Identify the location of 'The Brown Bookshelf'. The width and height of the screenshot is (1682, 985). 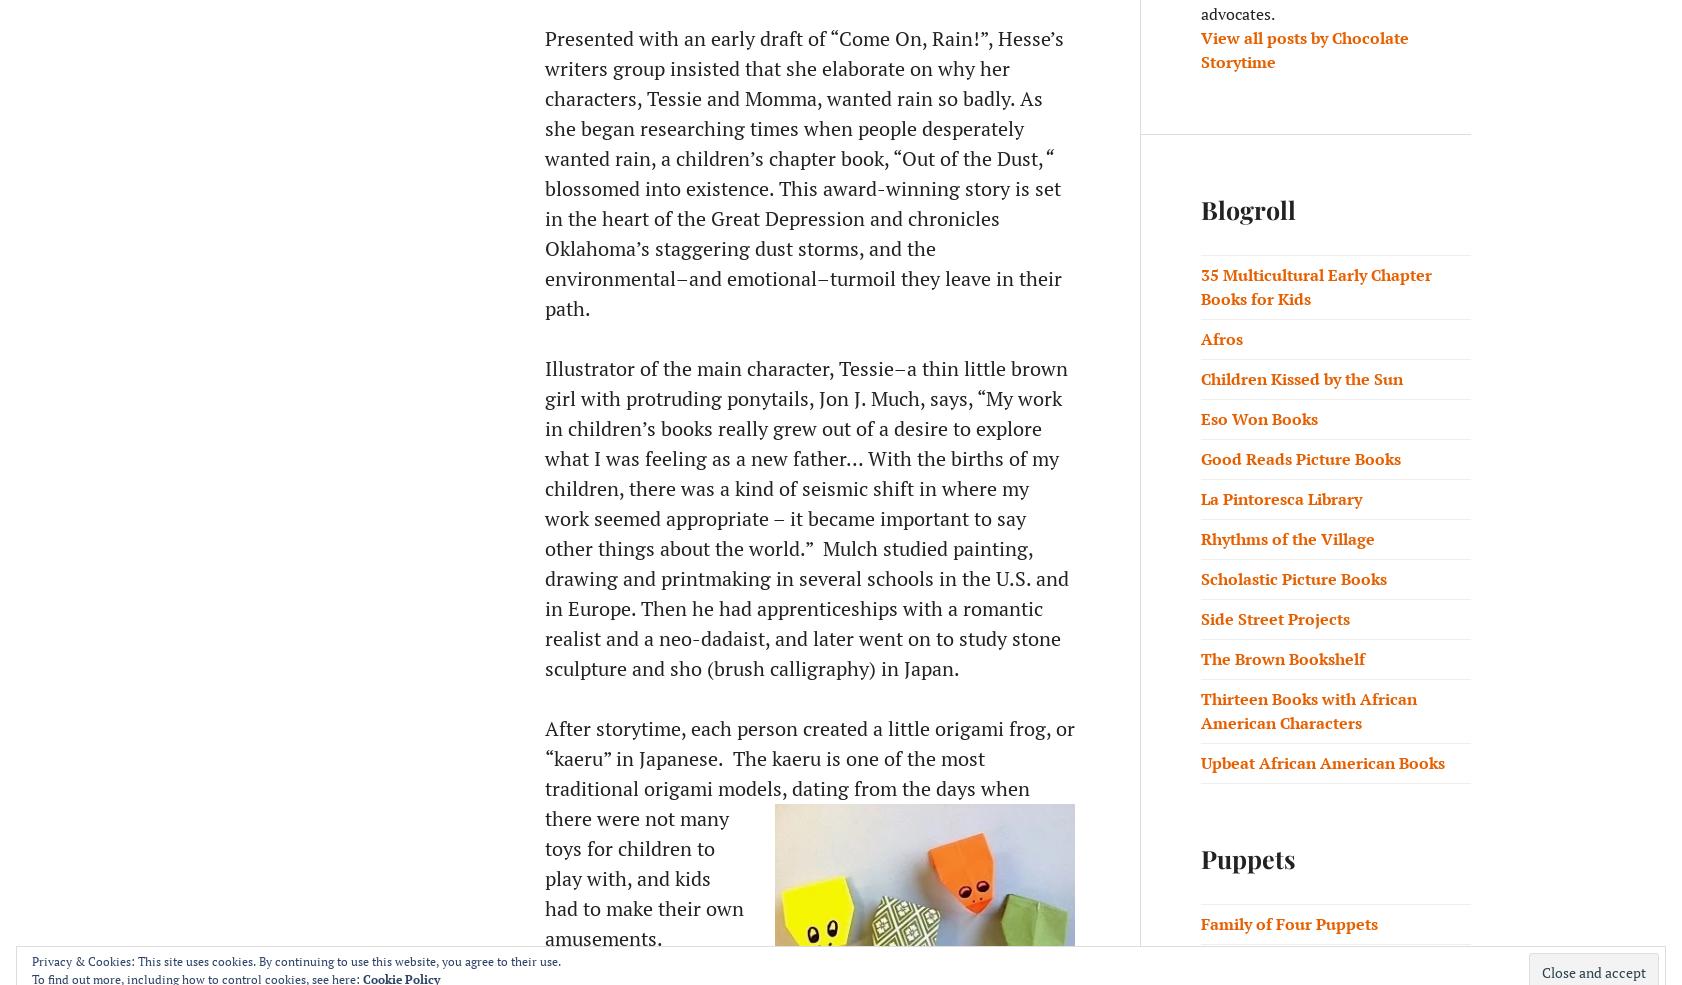
(1283, 657).